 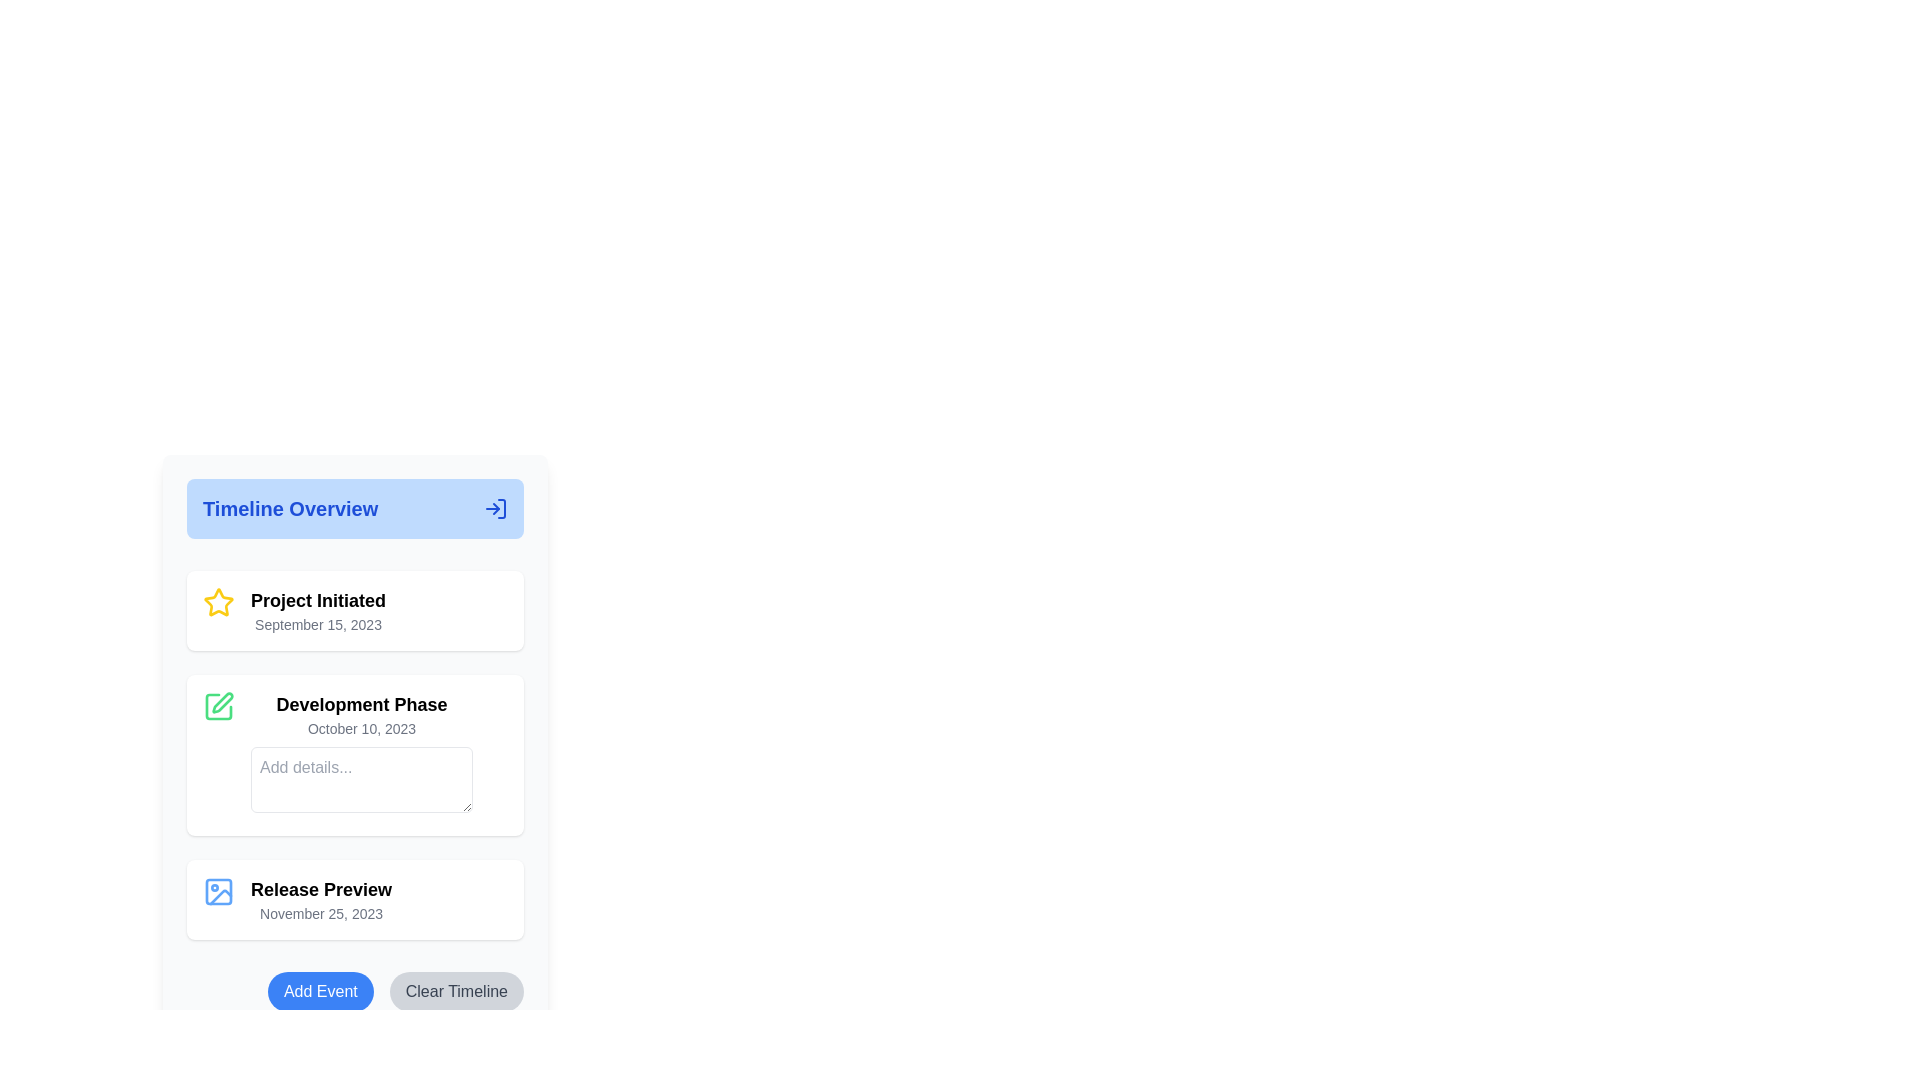 I want to click on the 'Development Phase' entry in the timeline, so click(x=355, y=755).